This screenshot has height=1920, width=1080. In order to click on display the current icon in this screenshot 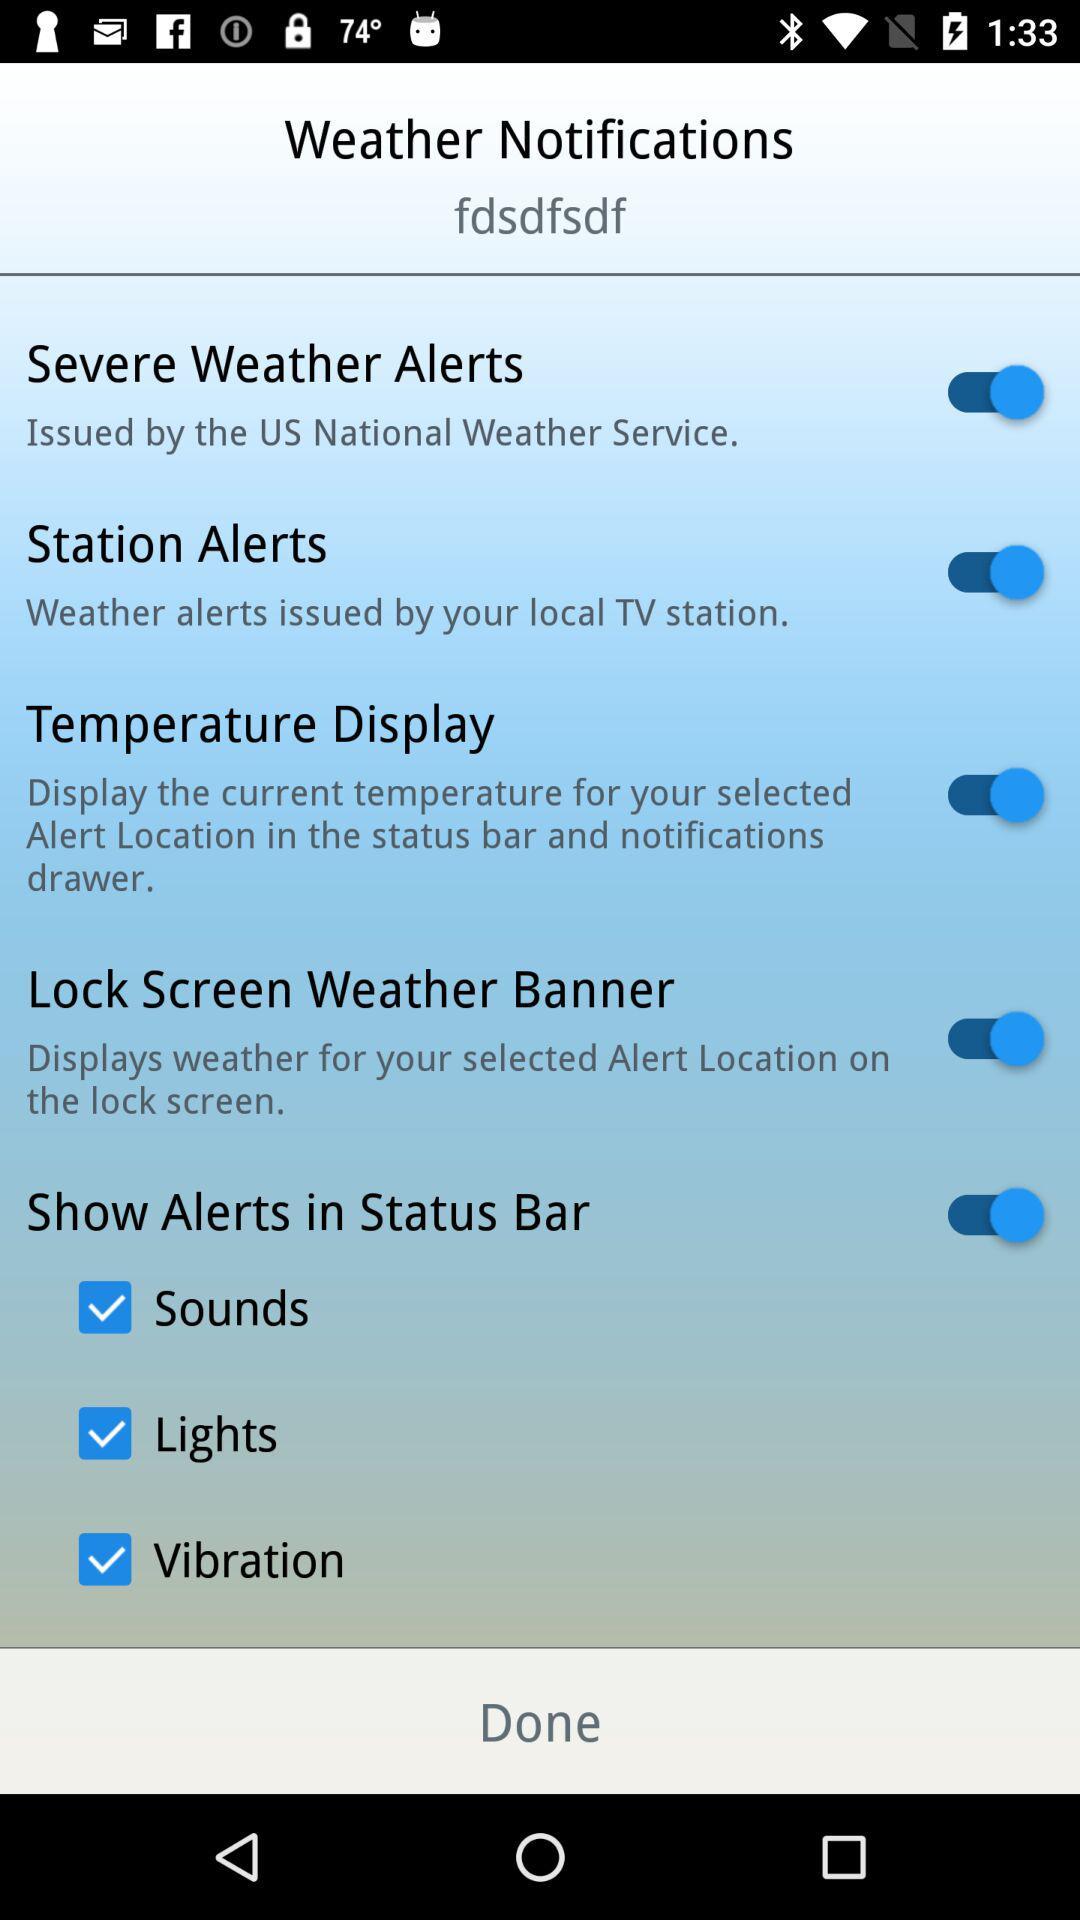, I will do `click(461, 834)`.